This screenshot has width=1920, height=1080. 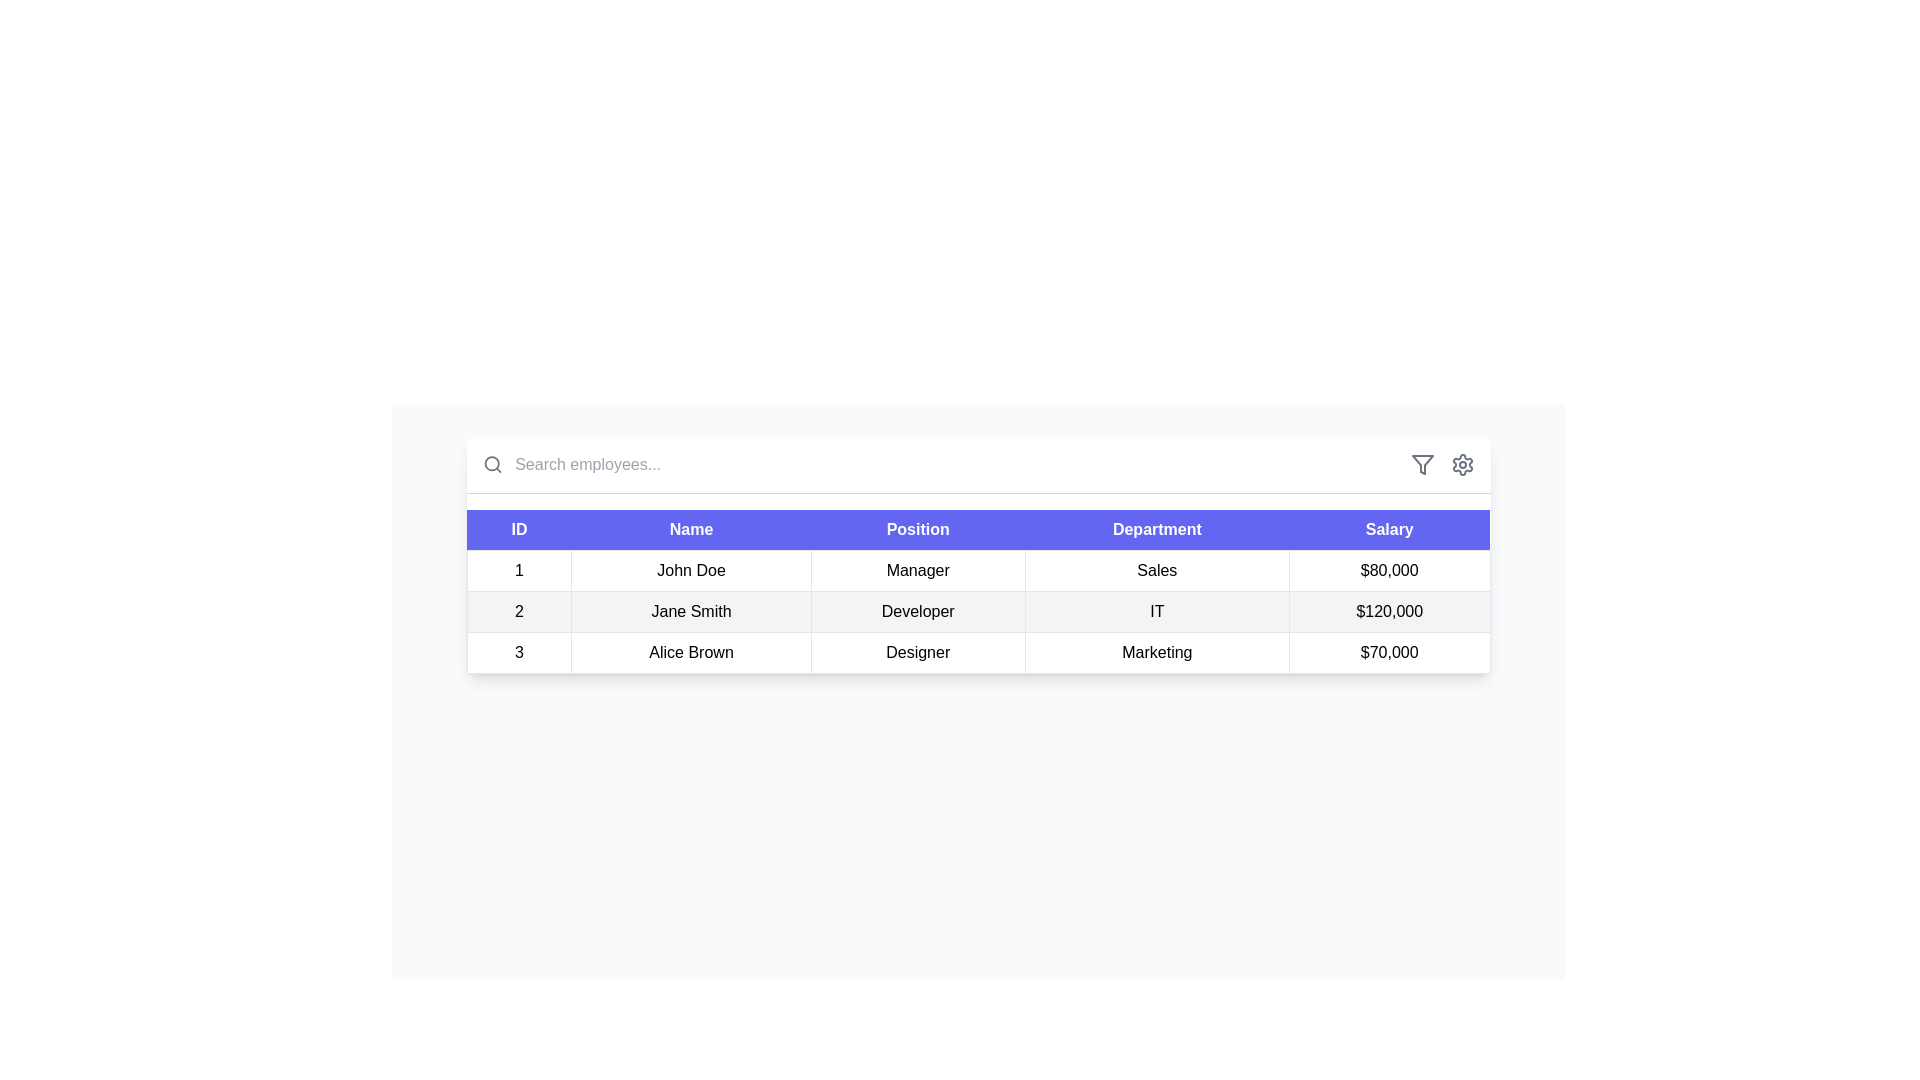 What do you see at coordinates (691, 652) in the screenshot?
I see `the non-interactive text field displaying the name of an individual in the third row of the employee information table, located under the 'Name' column` at bounding box center [691, 652].